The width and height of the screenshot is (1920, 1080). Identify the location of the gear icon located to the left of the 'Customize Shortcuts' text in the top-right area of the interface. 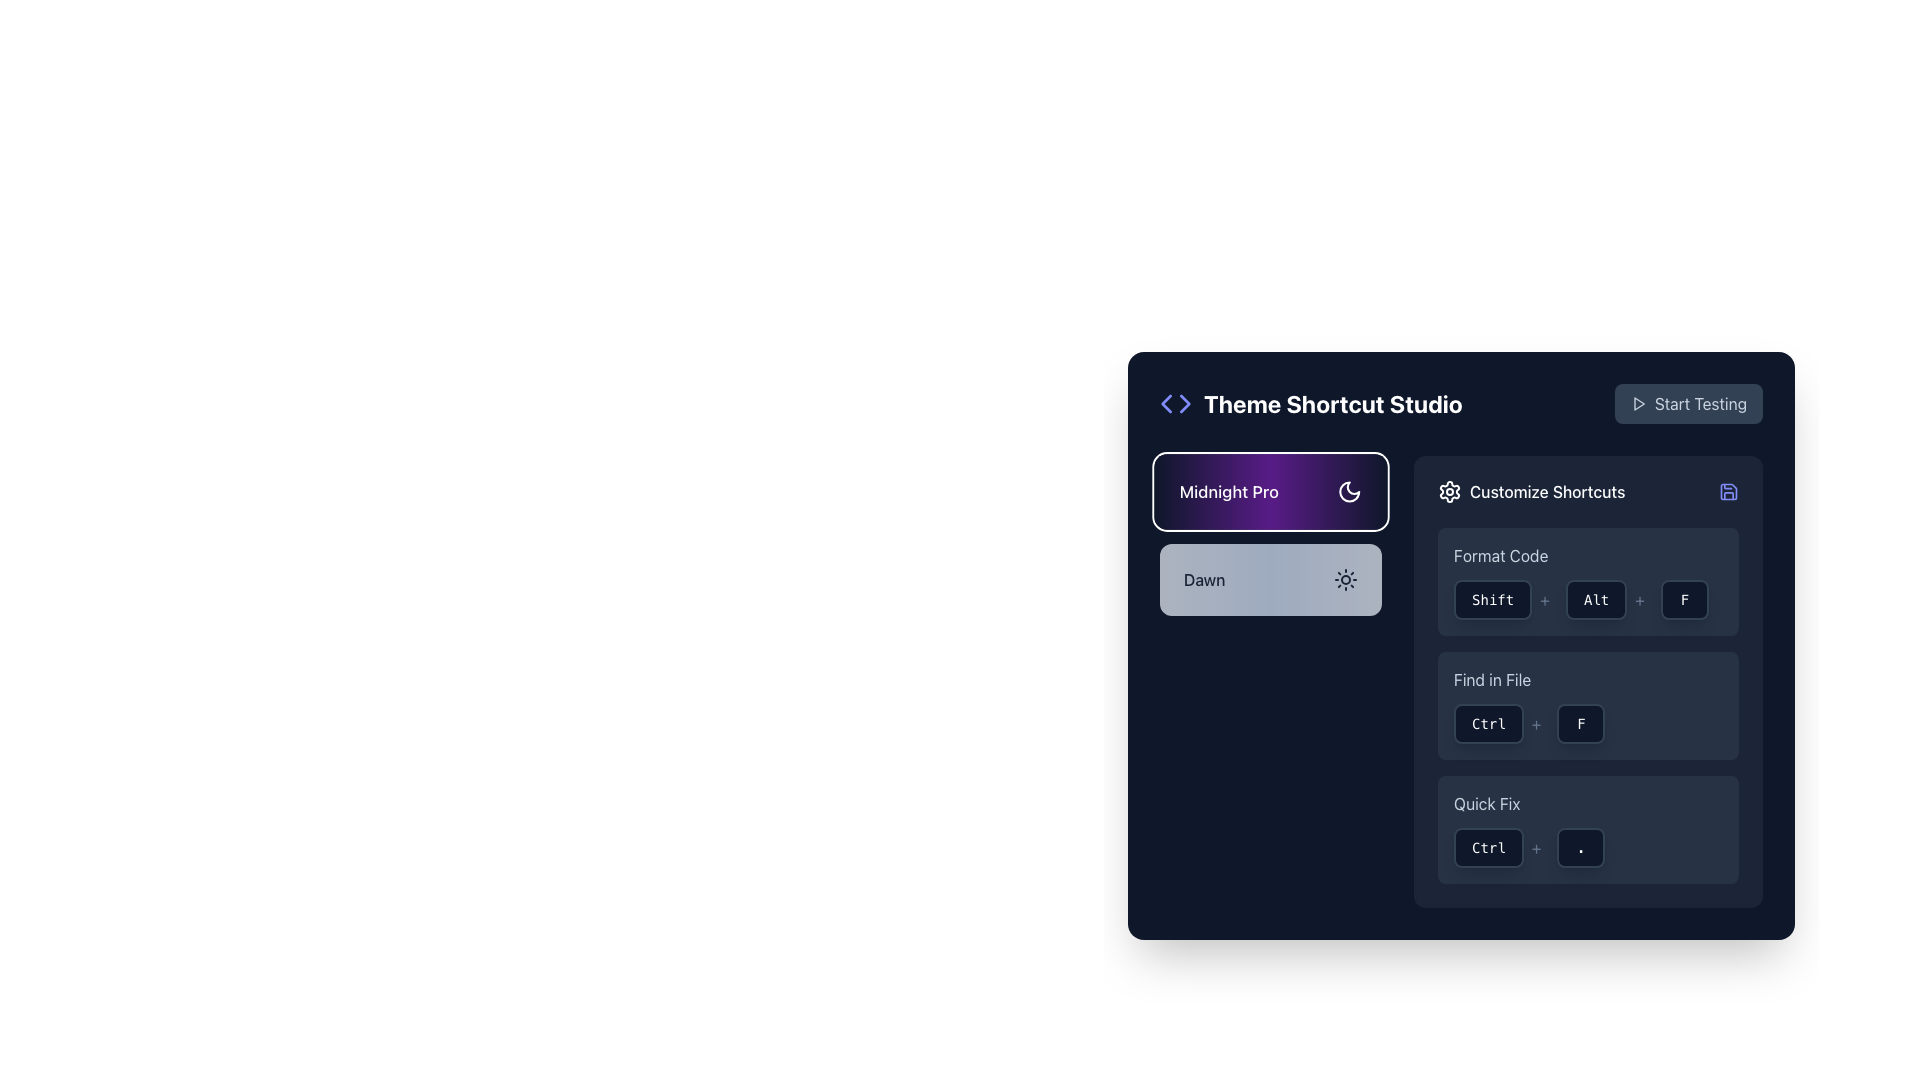
(1449, 492).